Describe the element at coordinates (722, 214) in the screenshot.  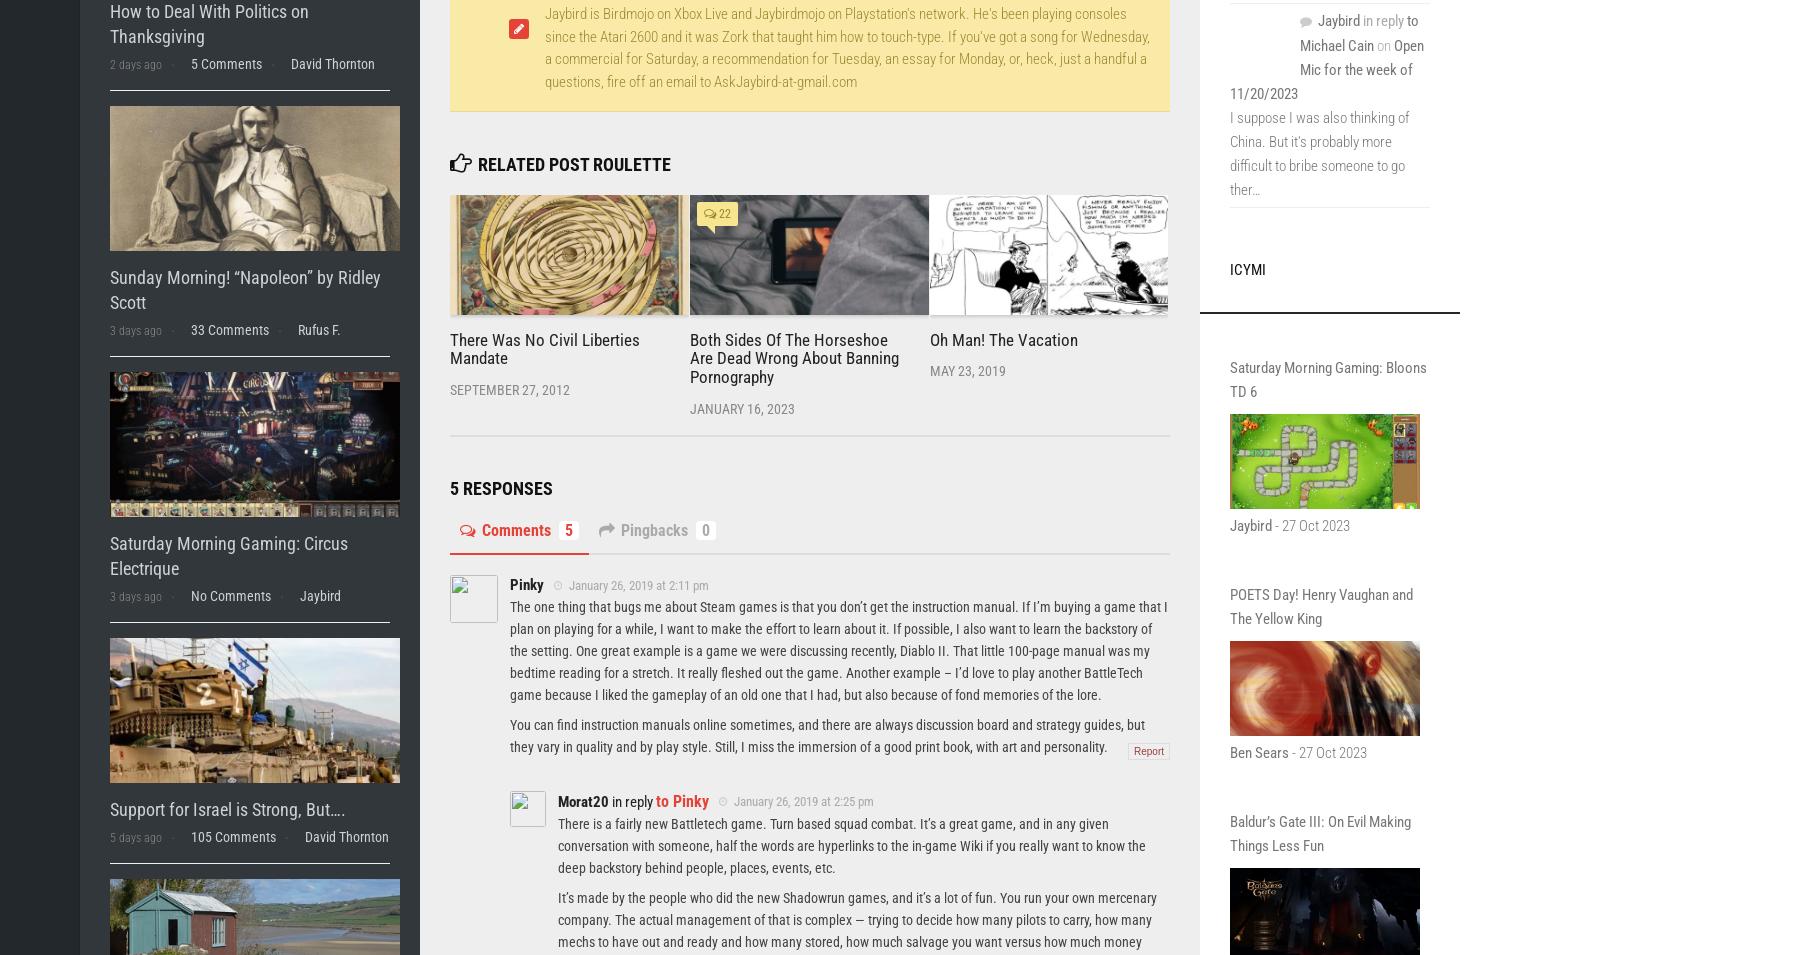
I see `'22'` at that location.